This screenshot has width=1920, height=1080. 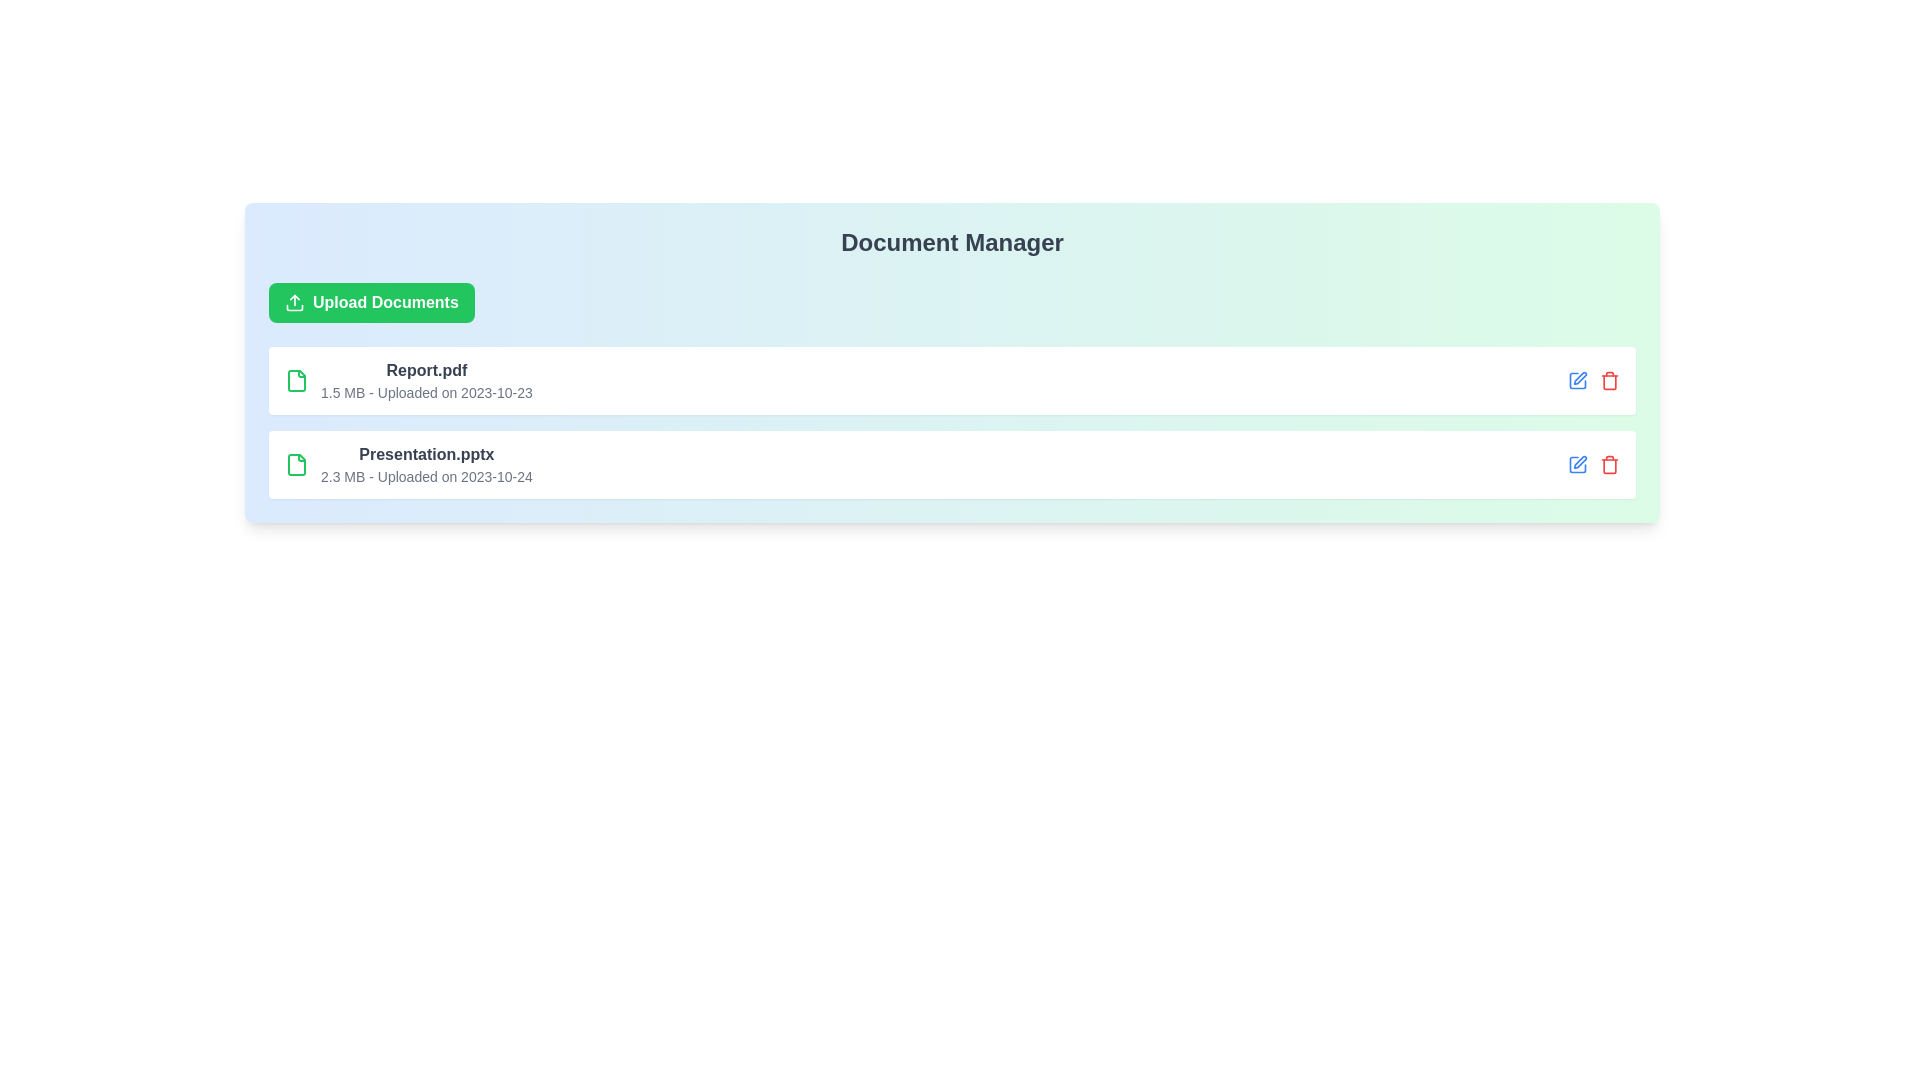 I want to click on the file metadata display that shows the attributes of 'Report.pdf', which includes an icon and additional metadata, located at the specified coordinates, so click(x=407, y=381).